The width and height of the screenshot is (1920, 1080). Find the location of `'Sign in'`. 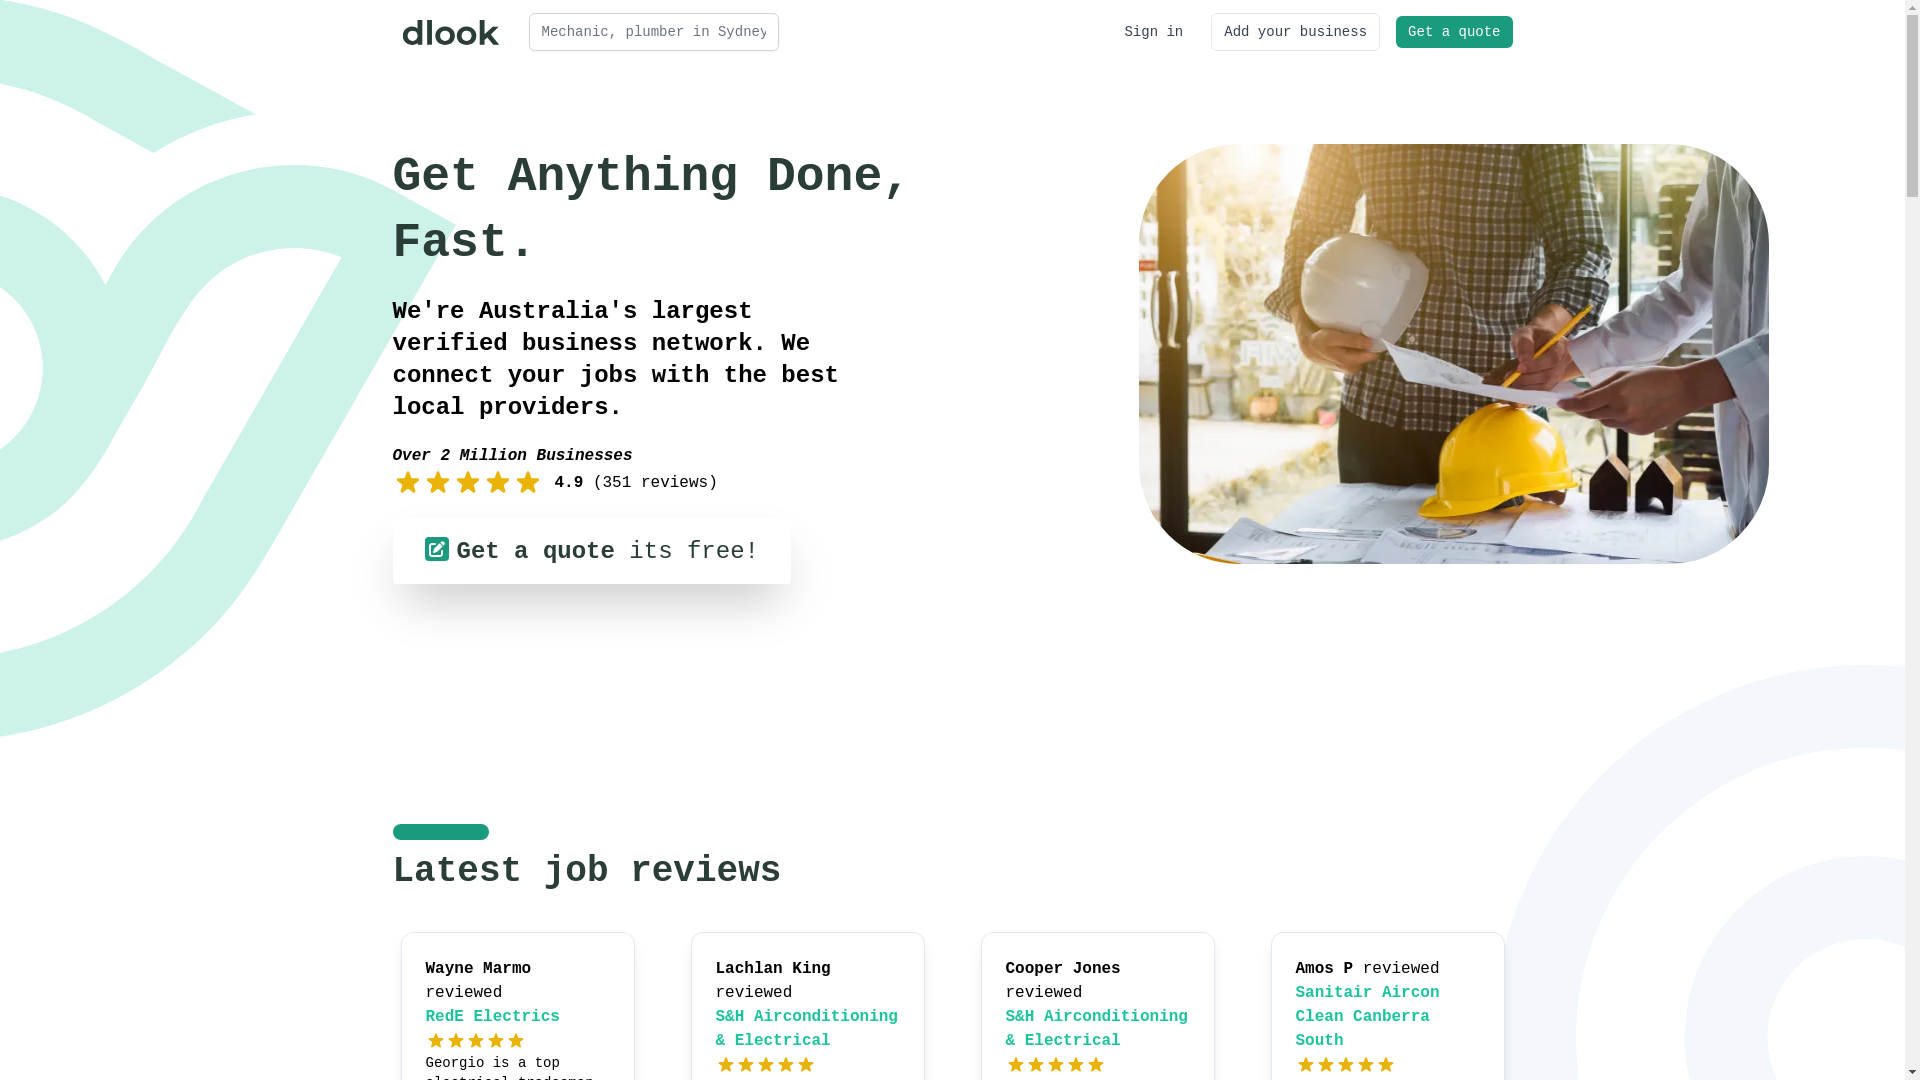

'Sign in' is located at coordinates (1153, 31).